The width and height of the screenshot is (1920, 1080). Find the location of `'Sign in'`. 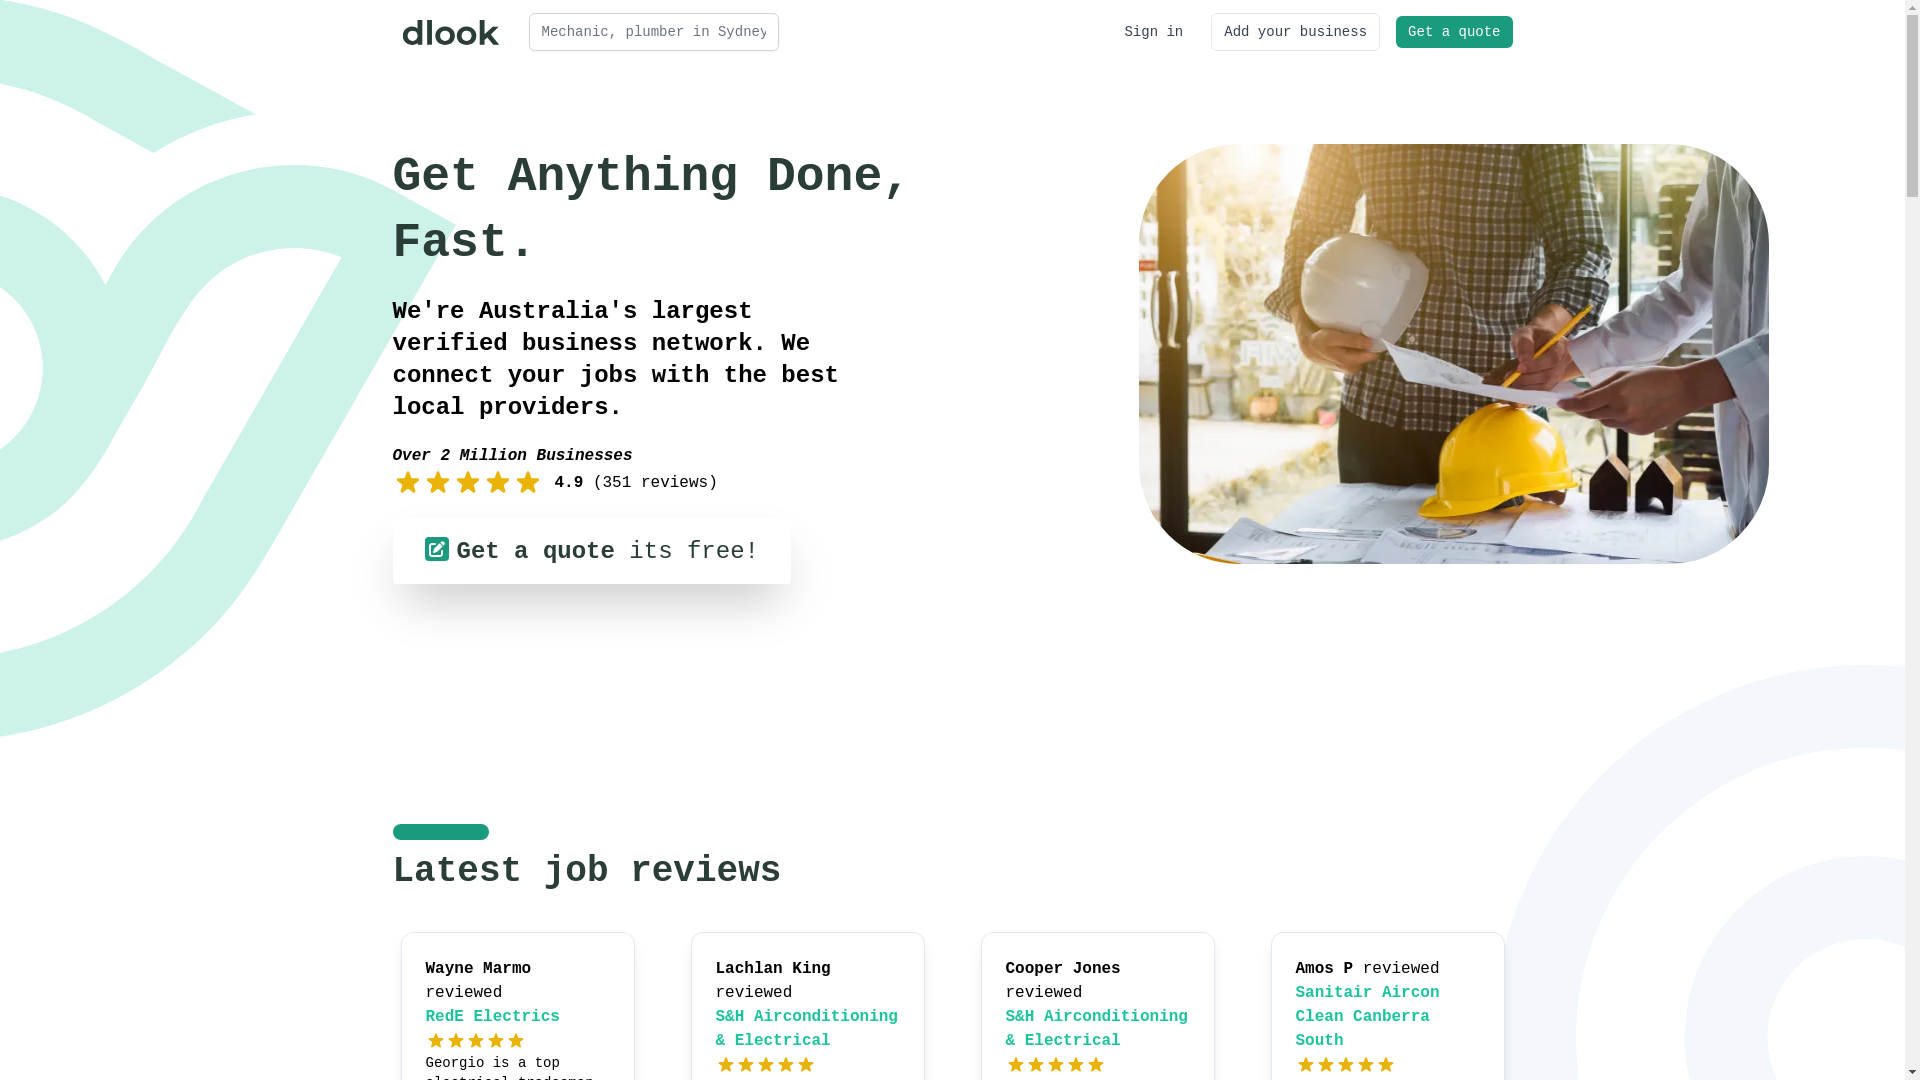

'Sign in' is located at coordinates (1153, 31).